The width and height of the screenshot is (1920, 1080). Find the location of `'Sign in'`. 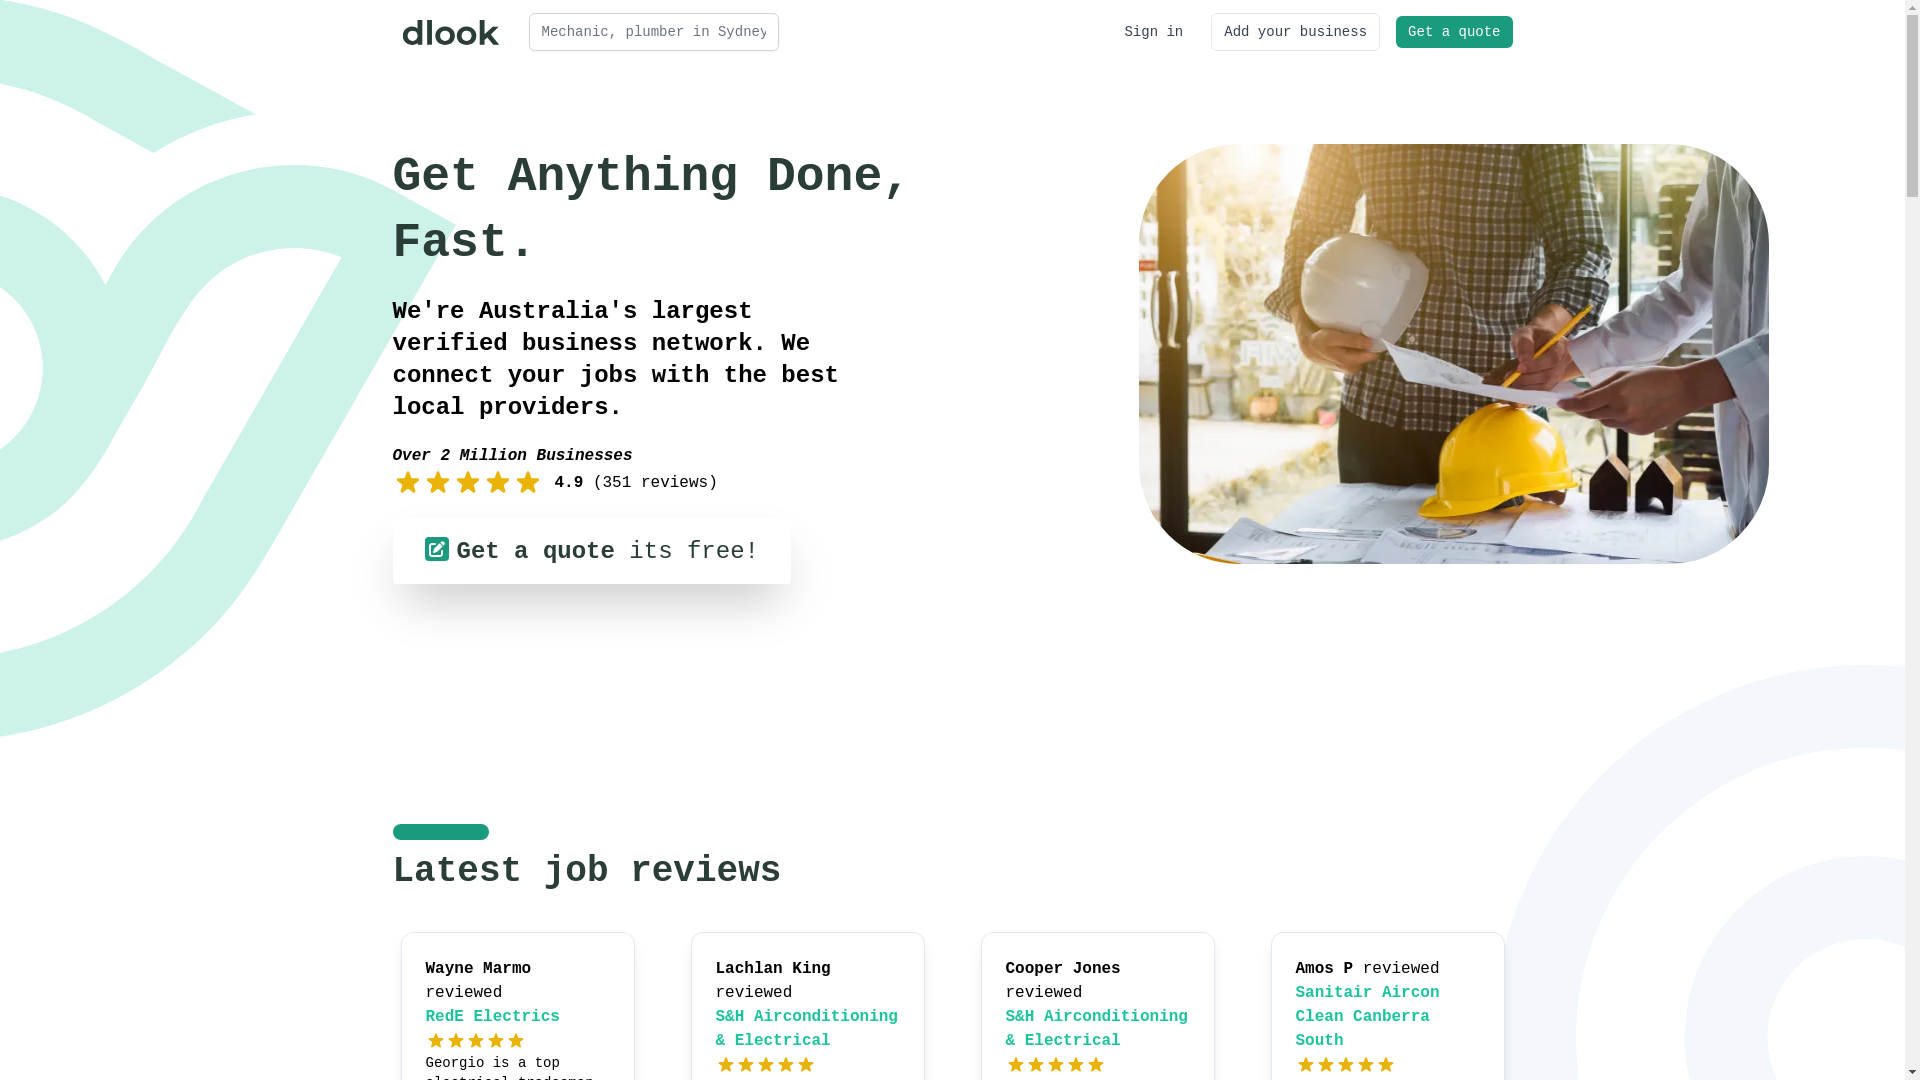

'Sign in' is located at coordinates (1153, 31).